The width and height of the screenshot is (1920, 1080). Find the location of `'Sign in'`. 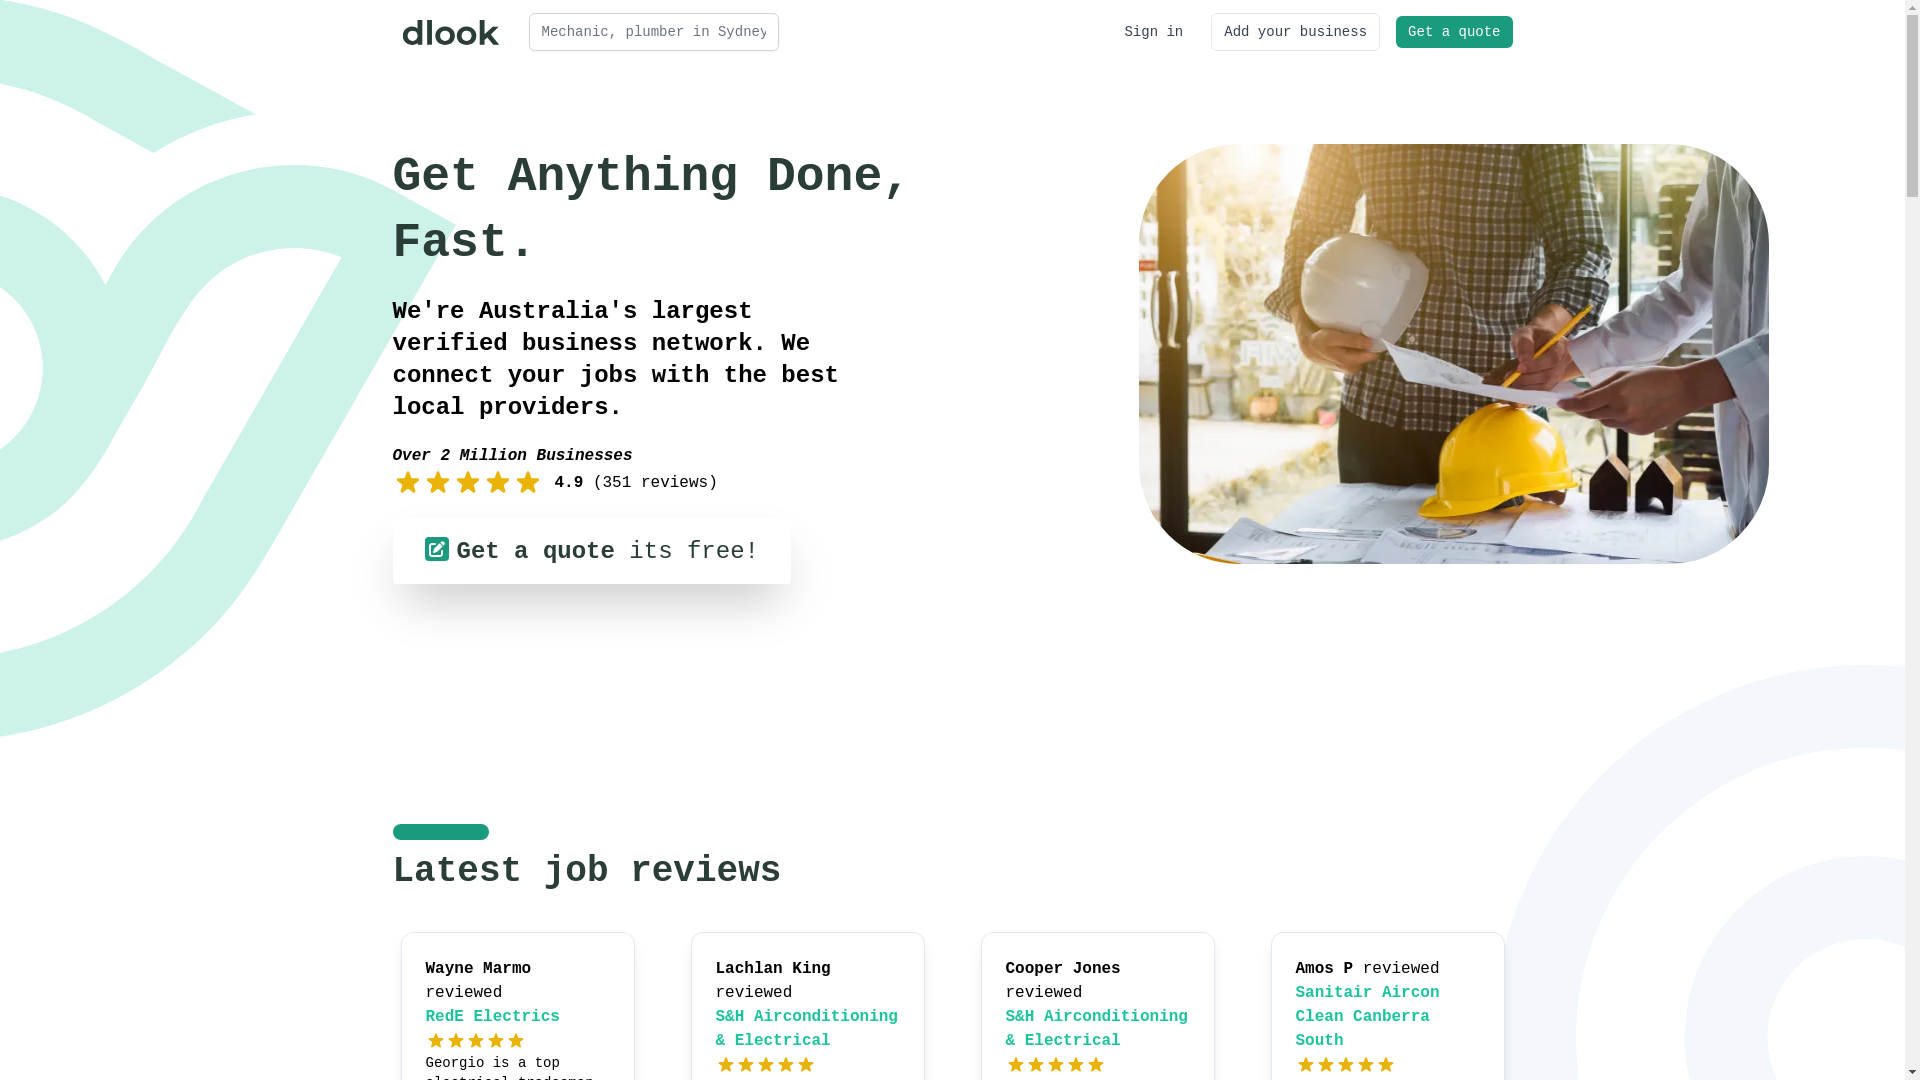

'Sign in' is located at coordinates (1153, 31).